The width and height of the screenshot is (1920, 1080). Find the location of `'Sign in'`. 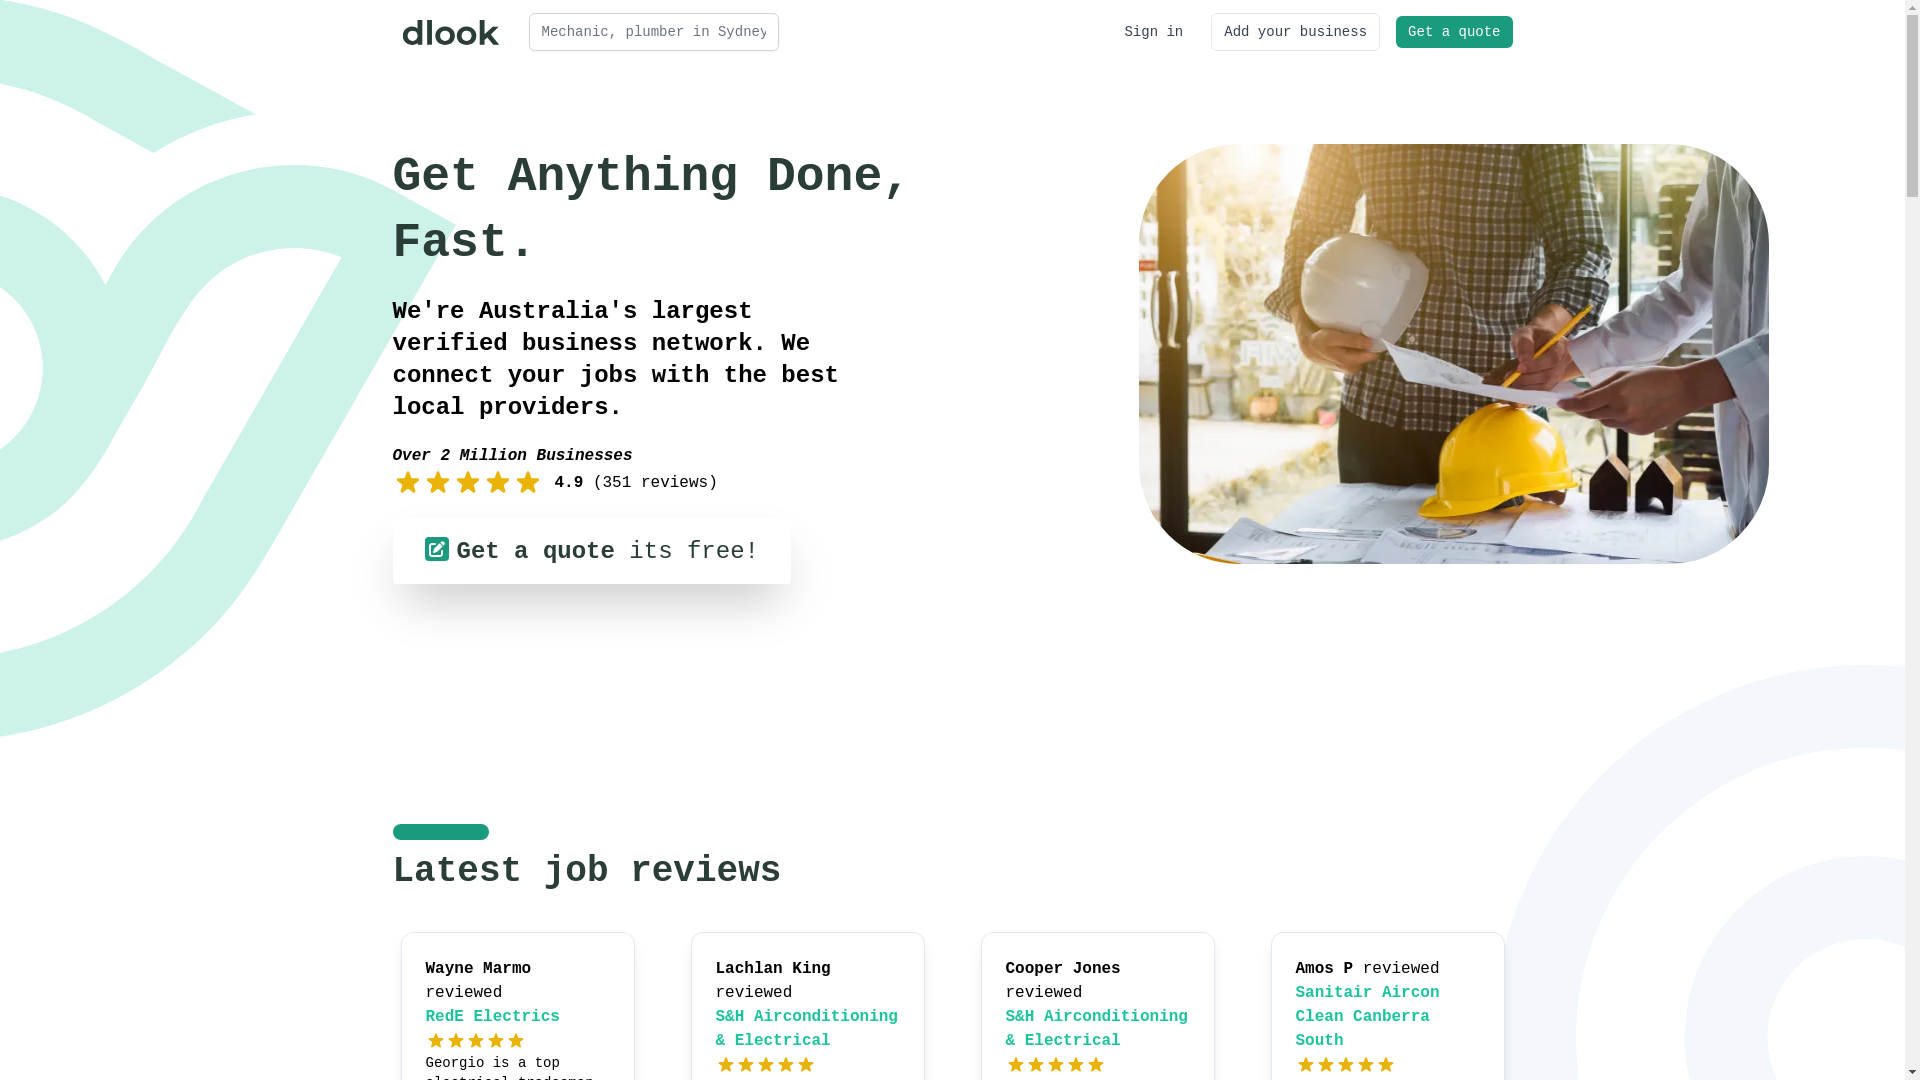

'Sign in' is located at coordinates (1153, 31).